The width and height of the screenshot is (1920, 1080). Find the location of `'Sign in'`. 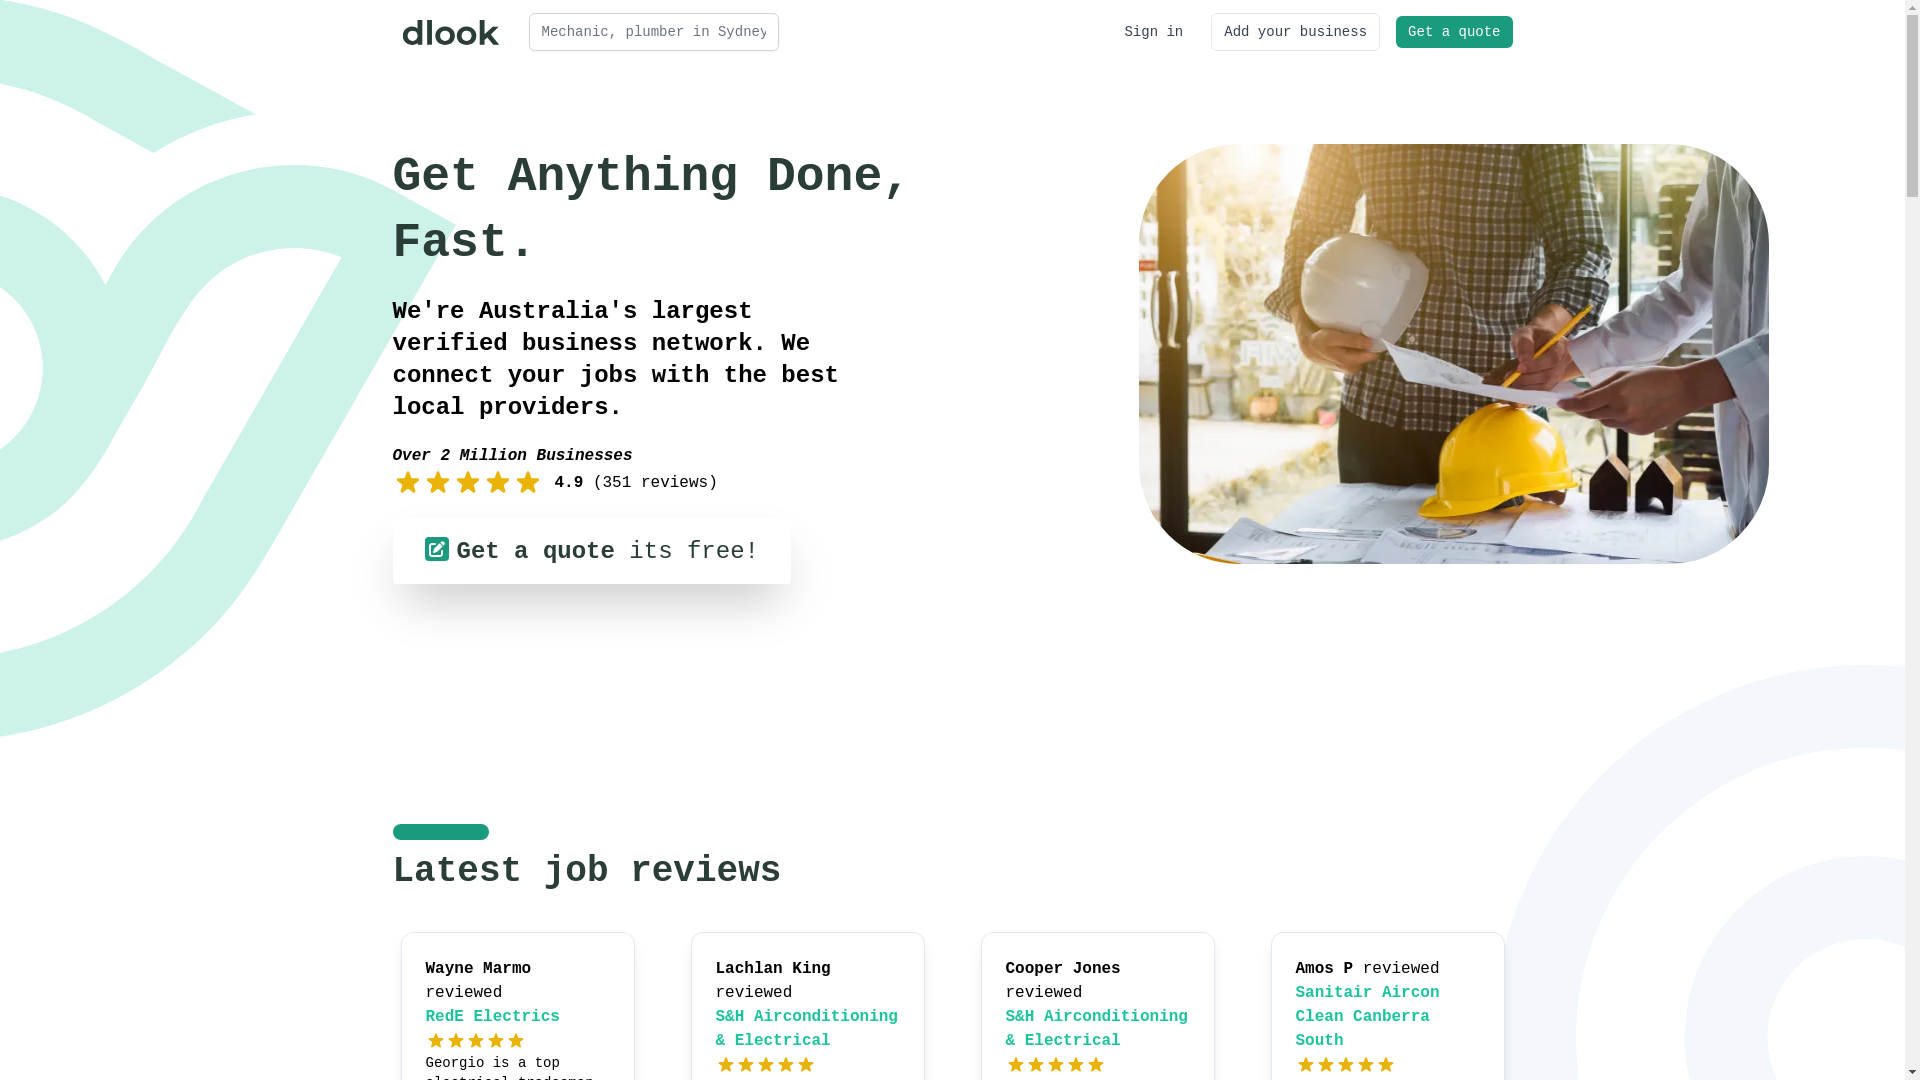

'Sign in' is located at coordinates (1153, 31).